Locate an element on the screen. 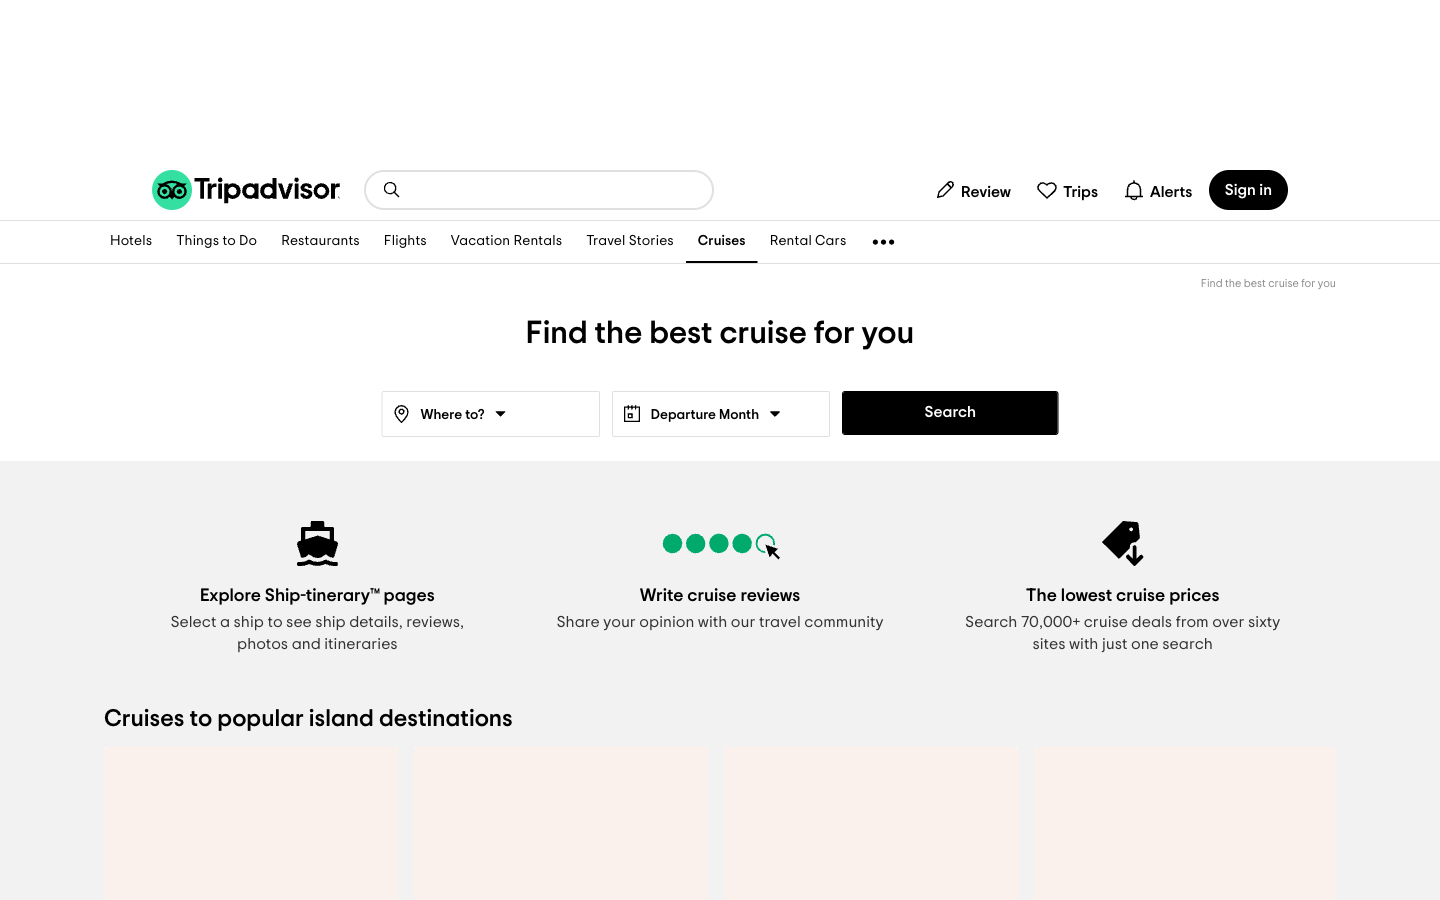 The image size is (1440, 900). Look up hotels in this area is located at coordinates (130, 241).